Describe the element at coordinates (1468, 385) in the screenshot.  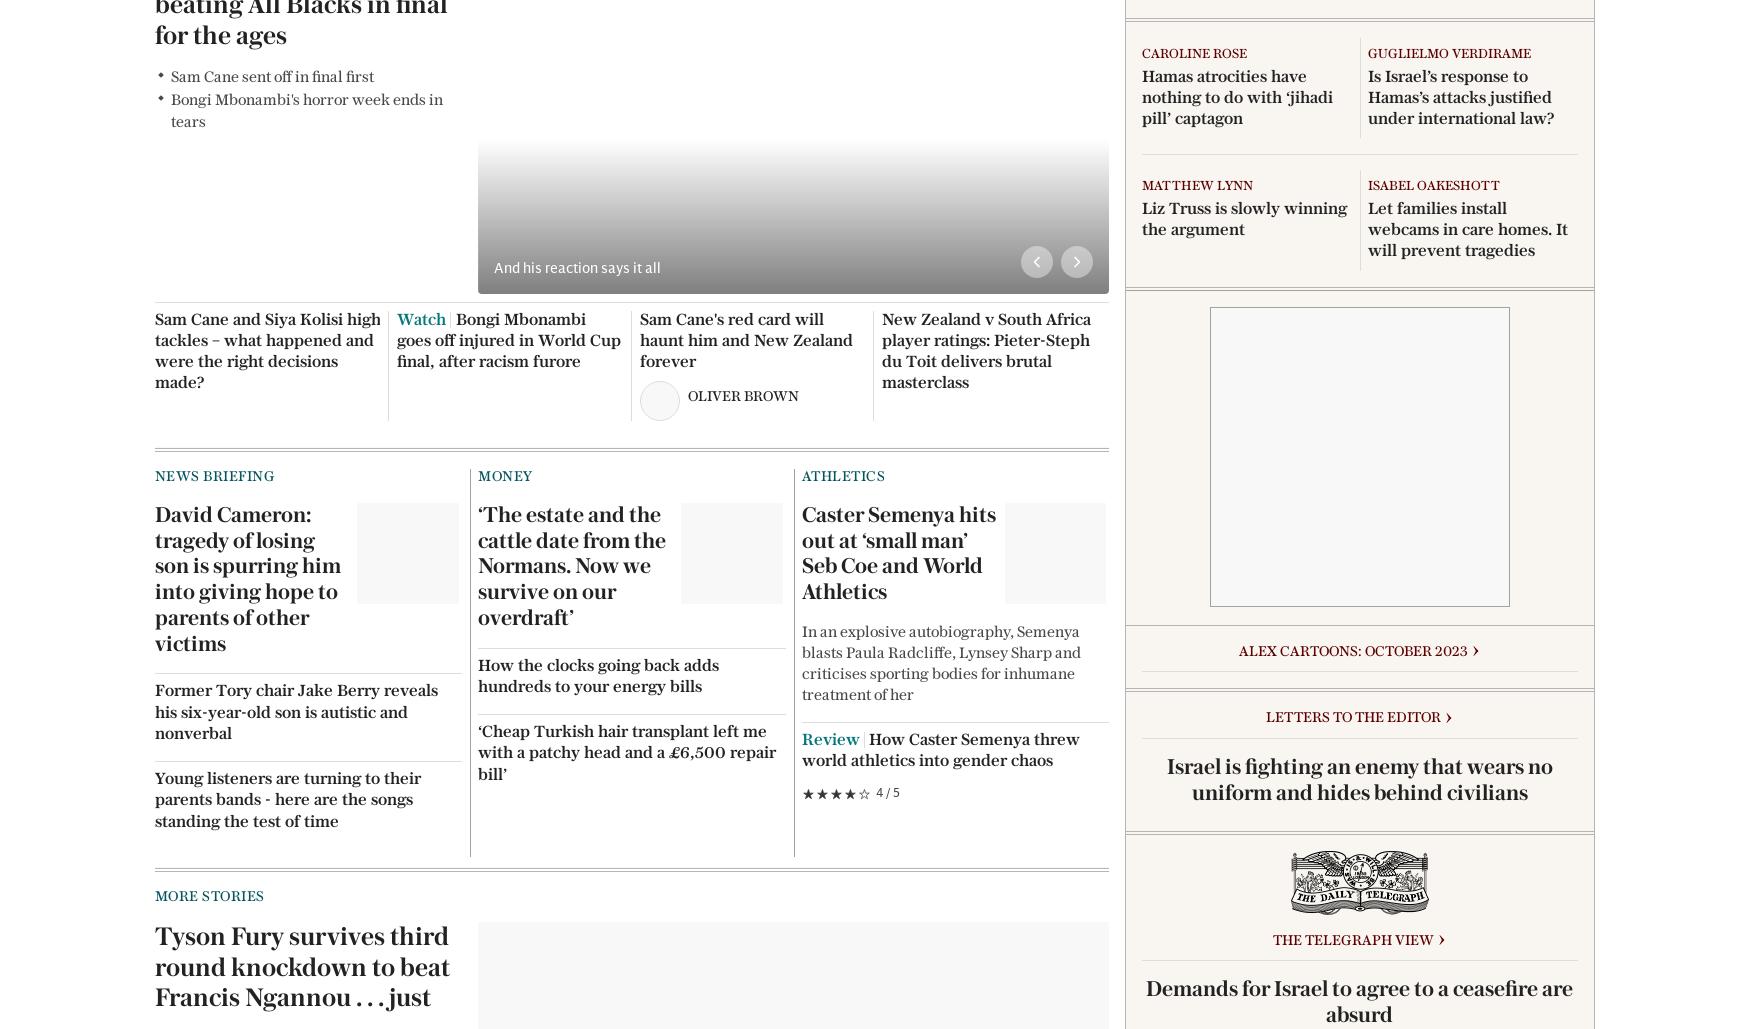
I see `'‘We’ve moved near my in-laws and I feel as if I’m in a soap opera’'` at that location.